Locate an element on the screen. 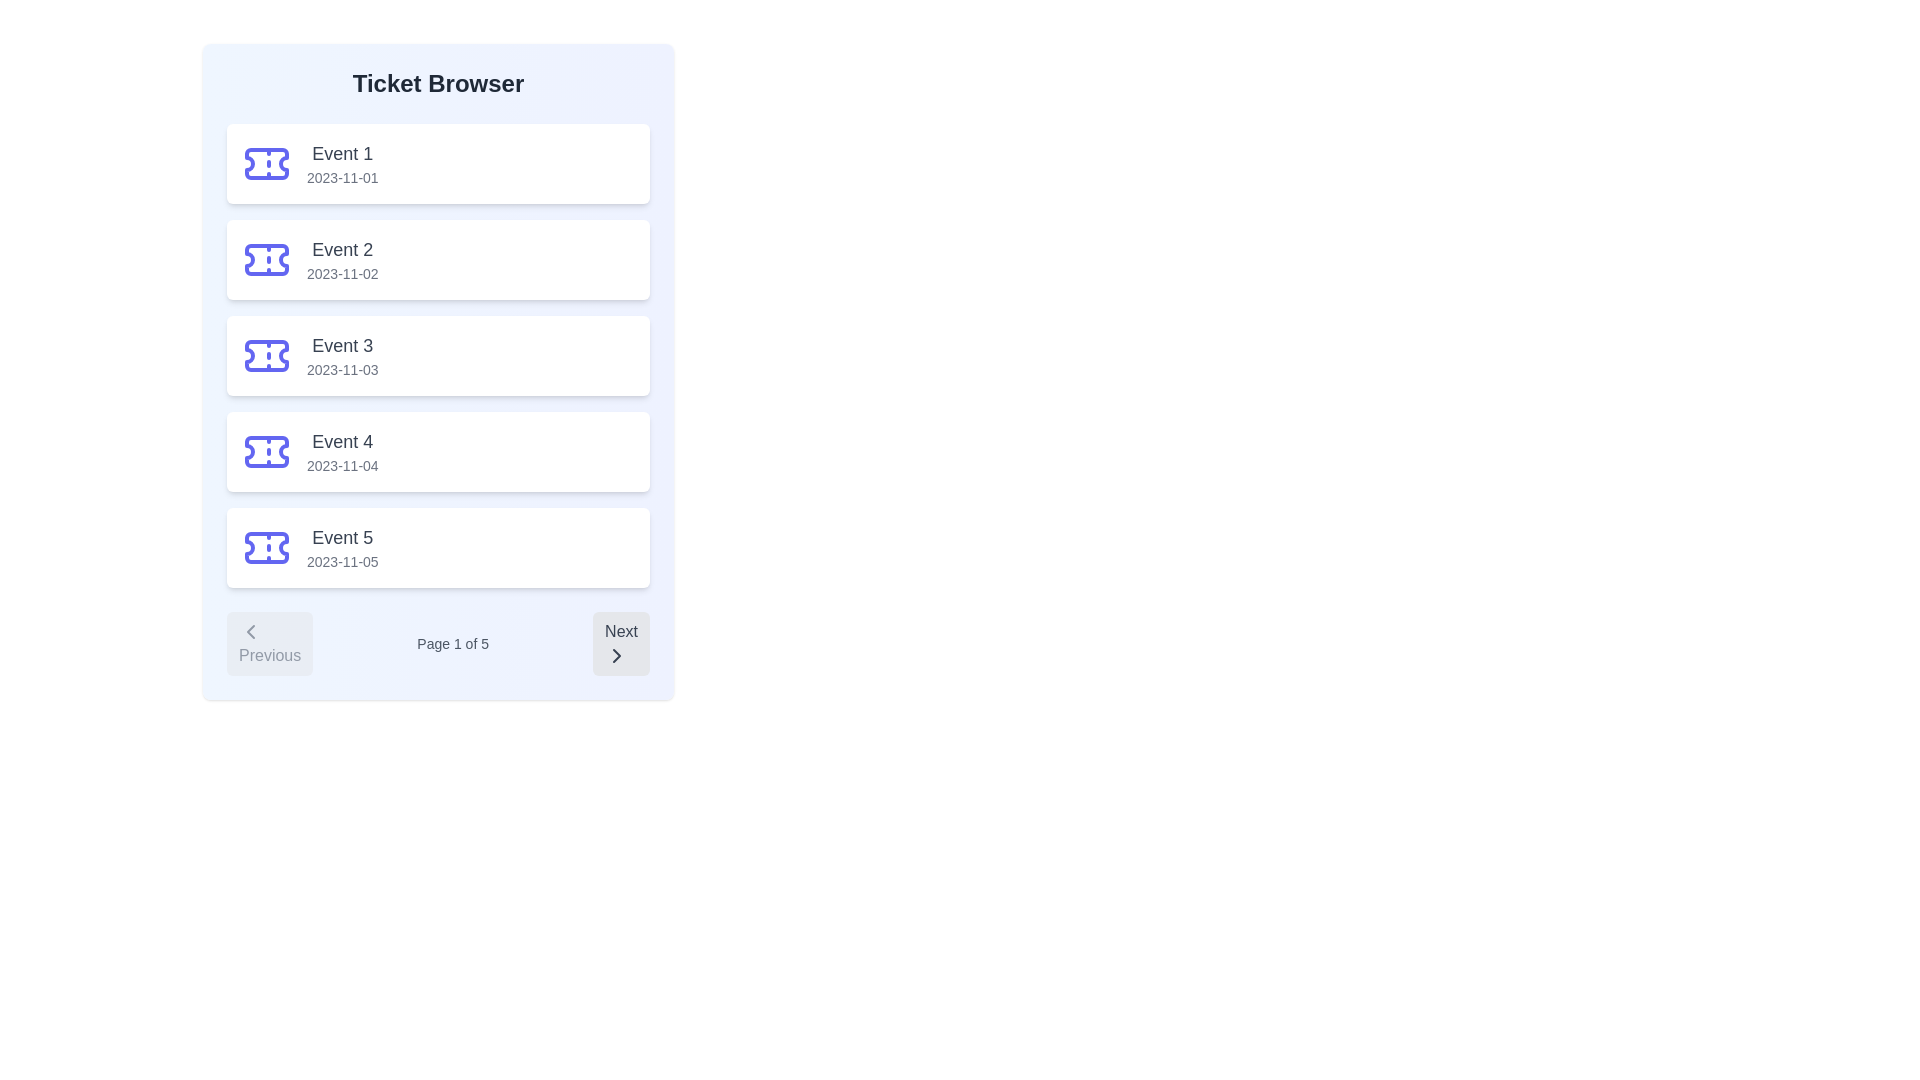 The image size is (1920, 1080). the Text Display element that serves as the title for the fourth event in the 'Ticket Browser' interface, located above the date text '2023-11-04' is located at coordinates (342, 441).